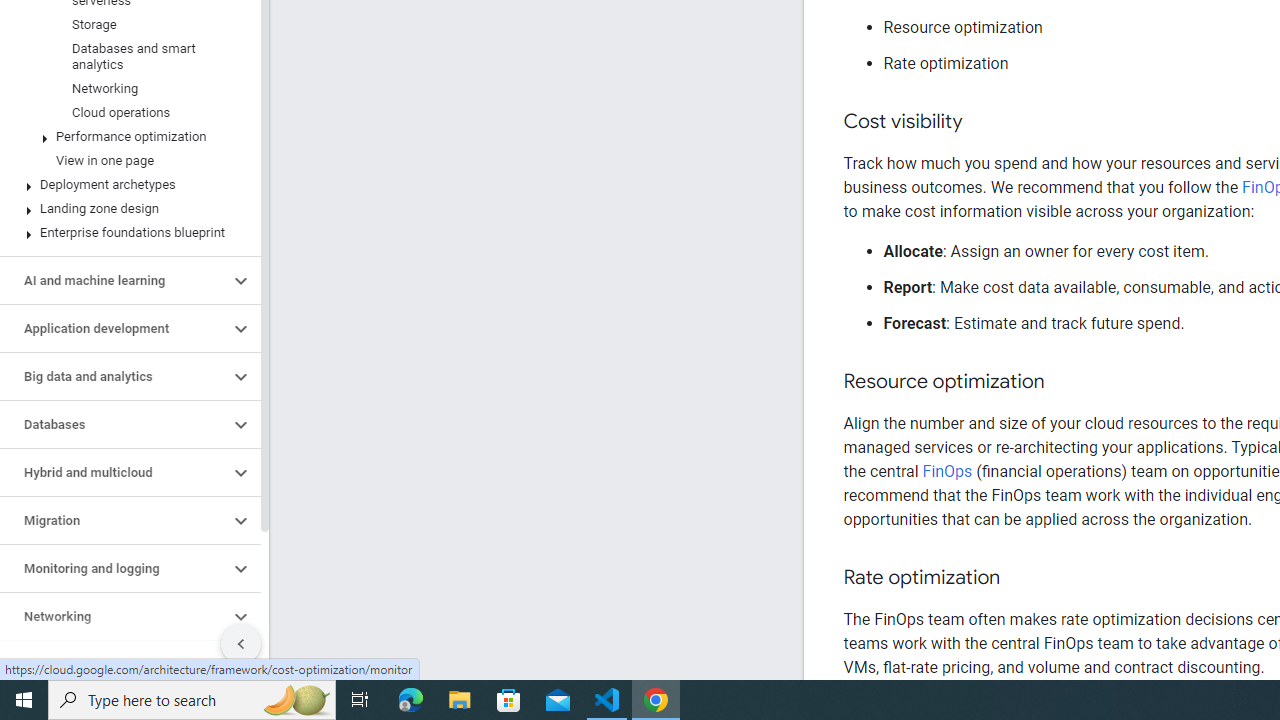  Describe the element at coordinates (125, 159) in the screenshot. I see `'View in one page'` at that location.